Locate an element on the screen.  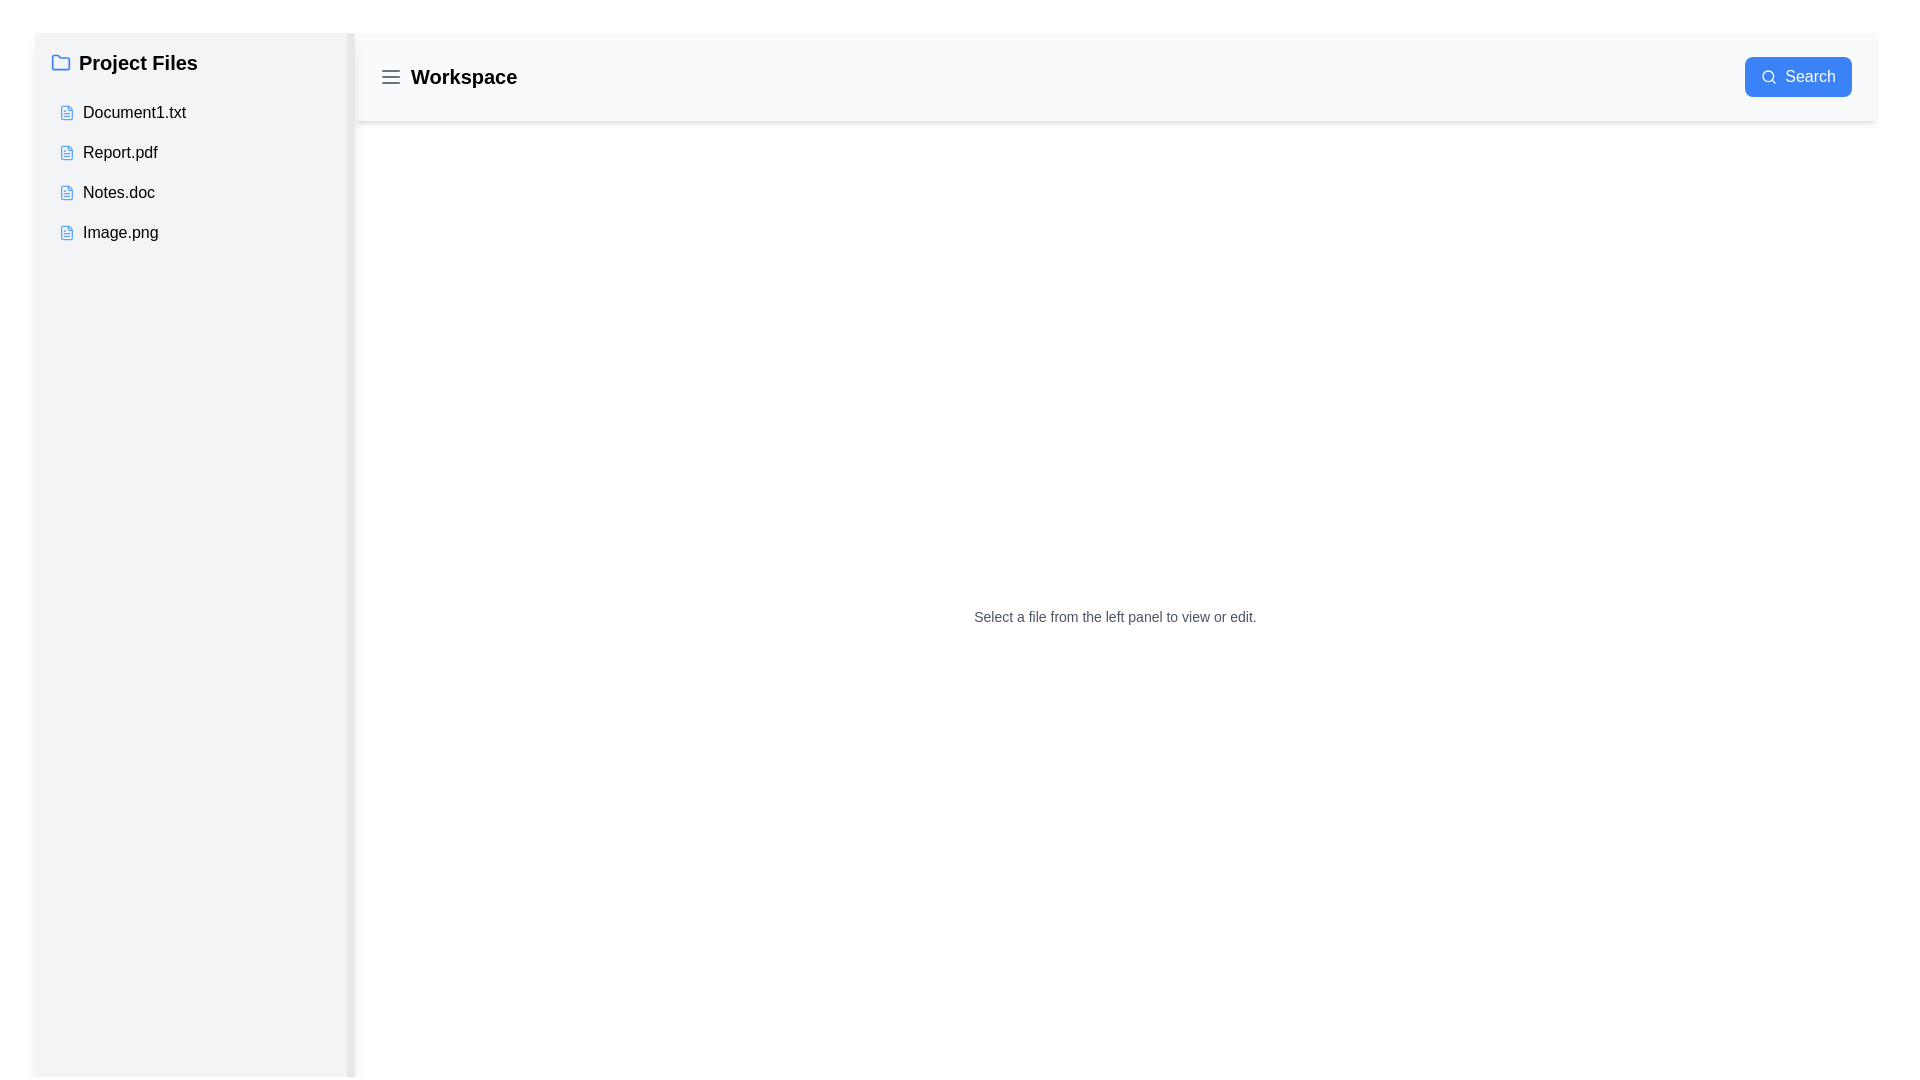
the list item representing the file 'Notes.doc' is located at coordinates (195, 192).